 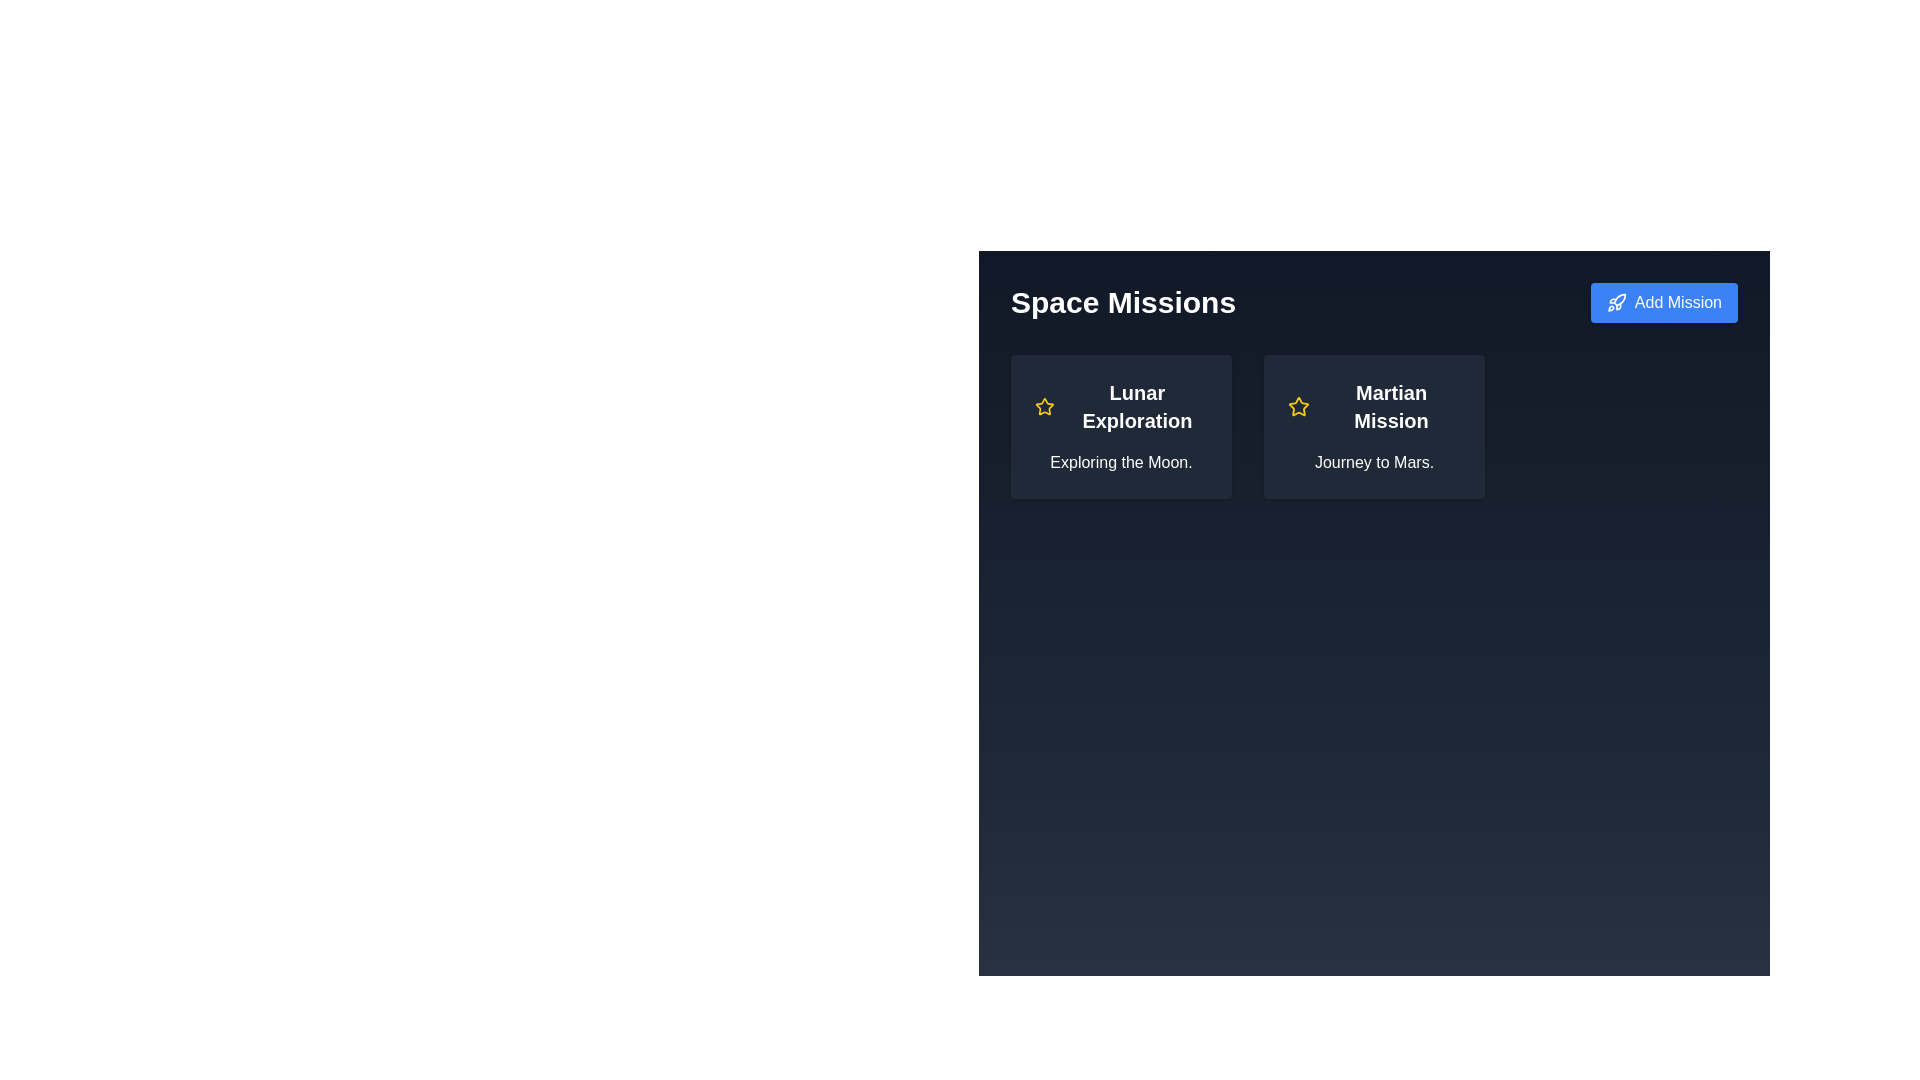 What do you see at coordinates (1043, 406) in the screenshot?
I see `the star-shaped icon with a yellow outline` at bounding box center [1043, 406].